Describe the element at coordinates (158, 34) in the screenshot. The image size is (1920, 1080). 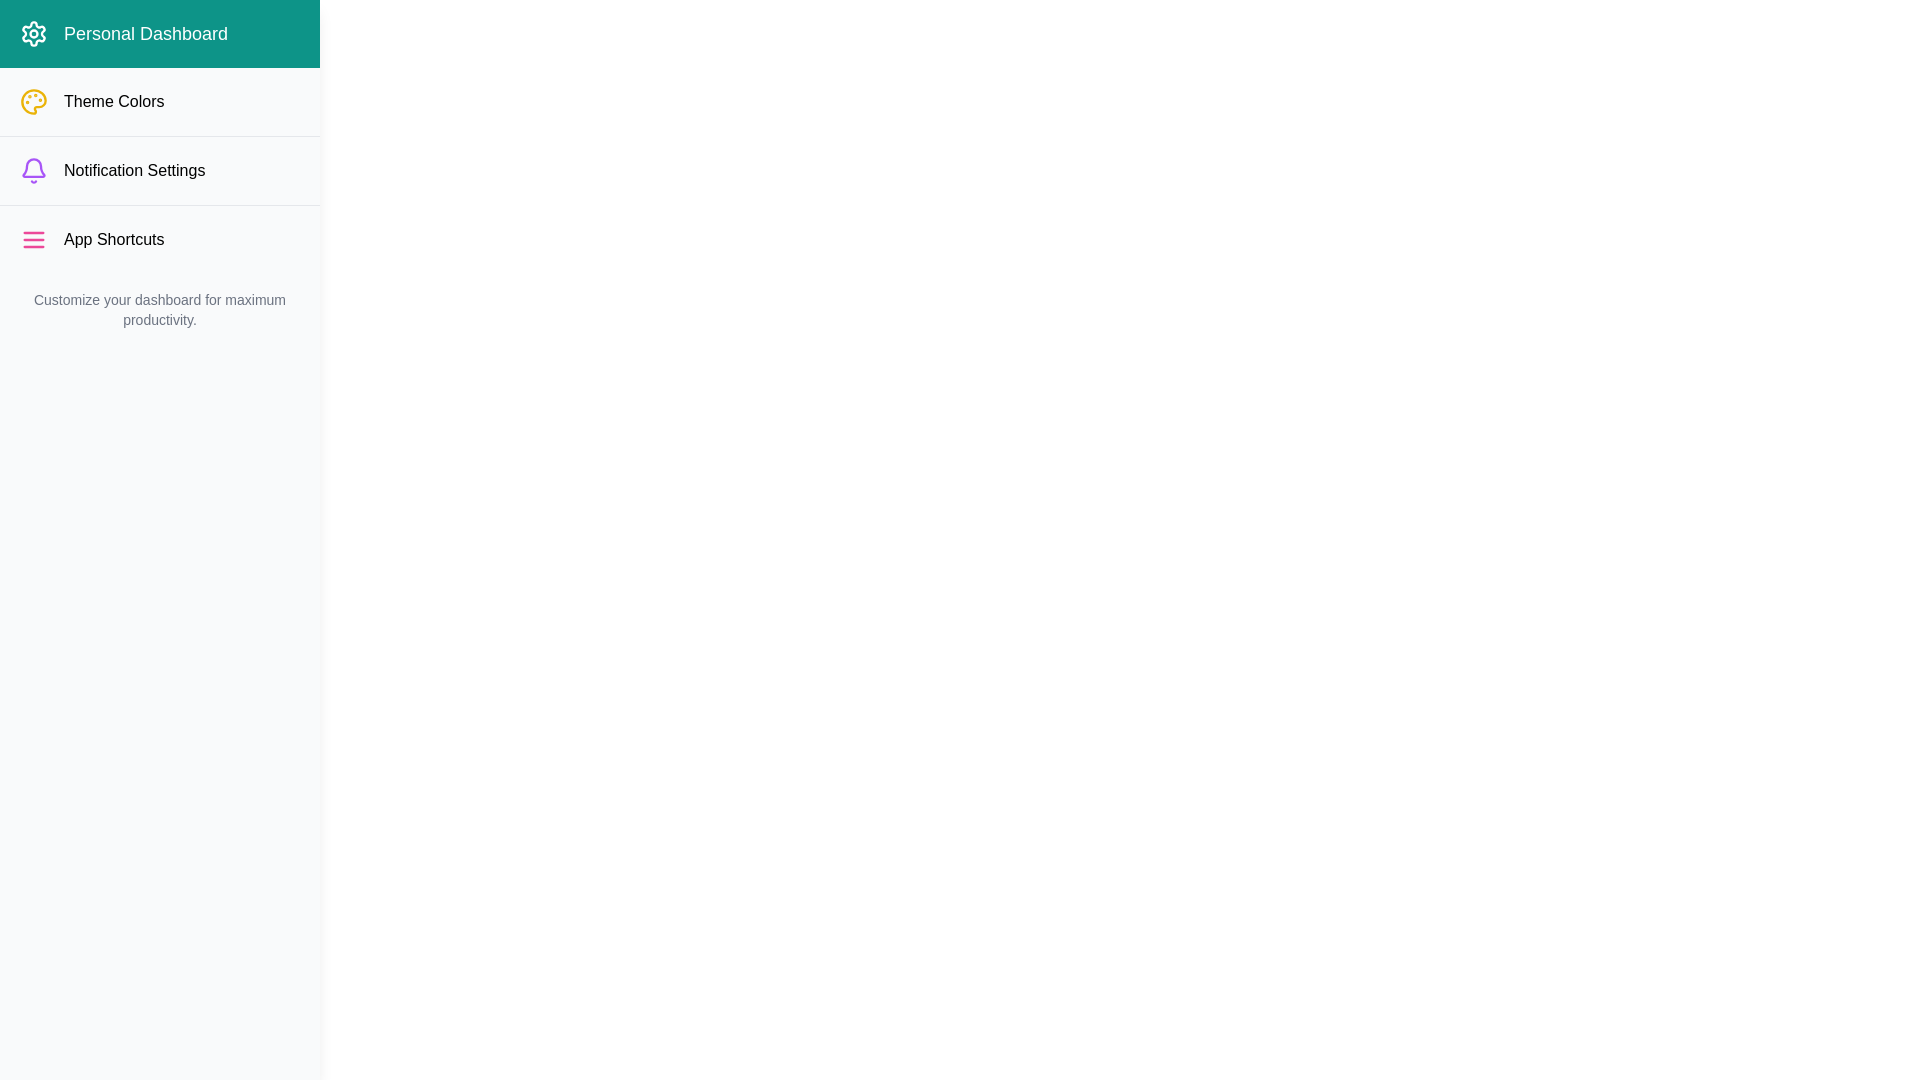
I see `the header area containing the icon and title` at that location.